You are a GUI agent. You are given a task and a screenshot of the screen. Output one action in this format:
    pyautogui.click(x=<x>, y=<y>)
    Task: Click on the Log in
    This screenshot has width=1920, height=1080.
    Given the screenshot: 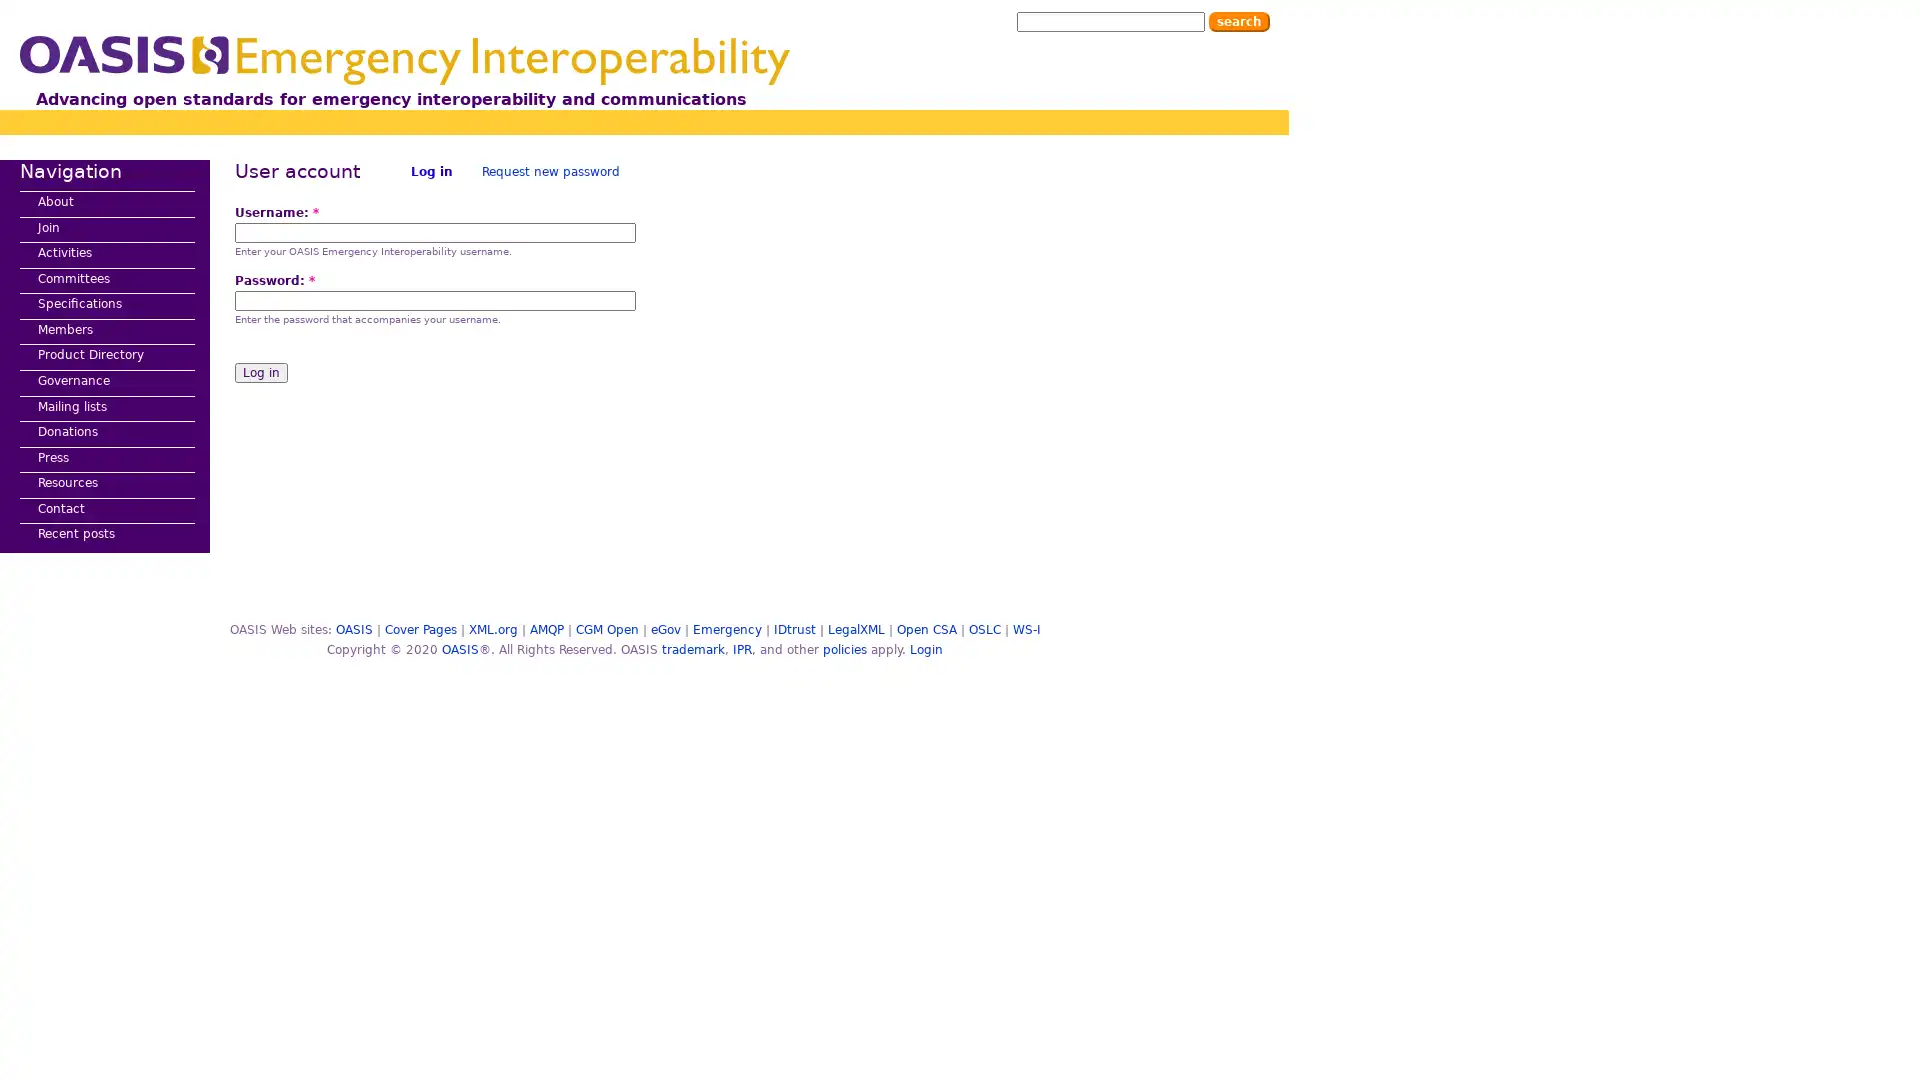 What is the action you would take?
    pyautogui.click(x=260, y=373)
    